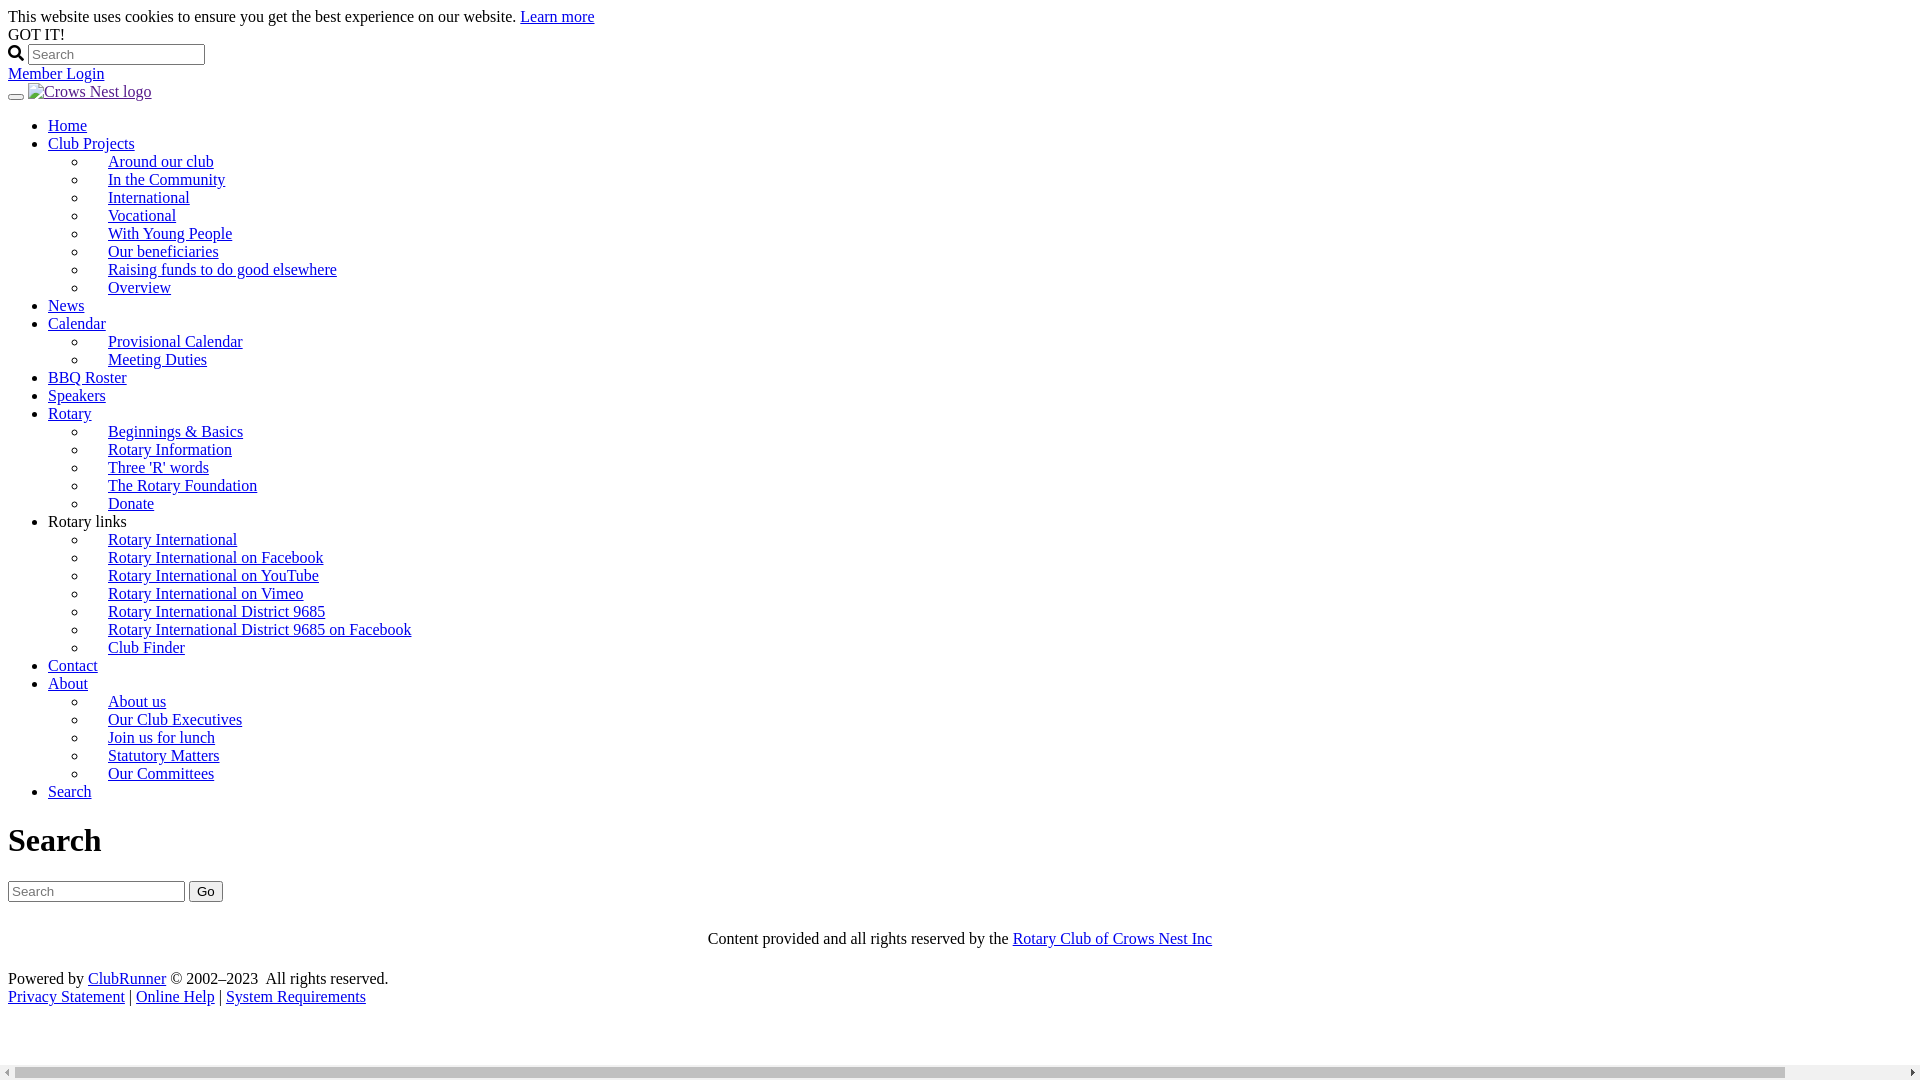 The image size is (1920, 1080). Describe the element at coordinates (67, 682) in the screenshot. I see `'About'` at that location.